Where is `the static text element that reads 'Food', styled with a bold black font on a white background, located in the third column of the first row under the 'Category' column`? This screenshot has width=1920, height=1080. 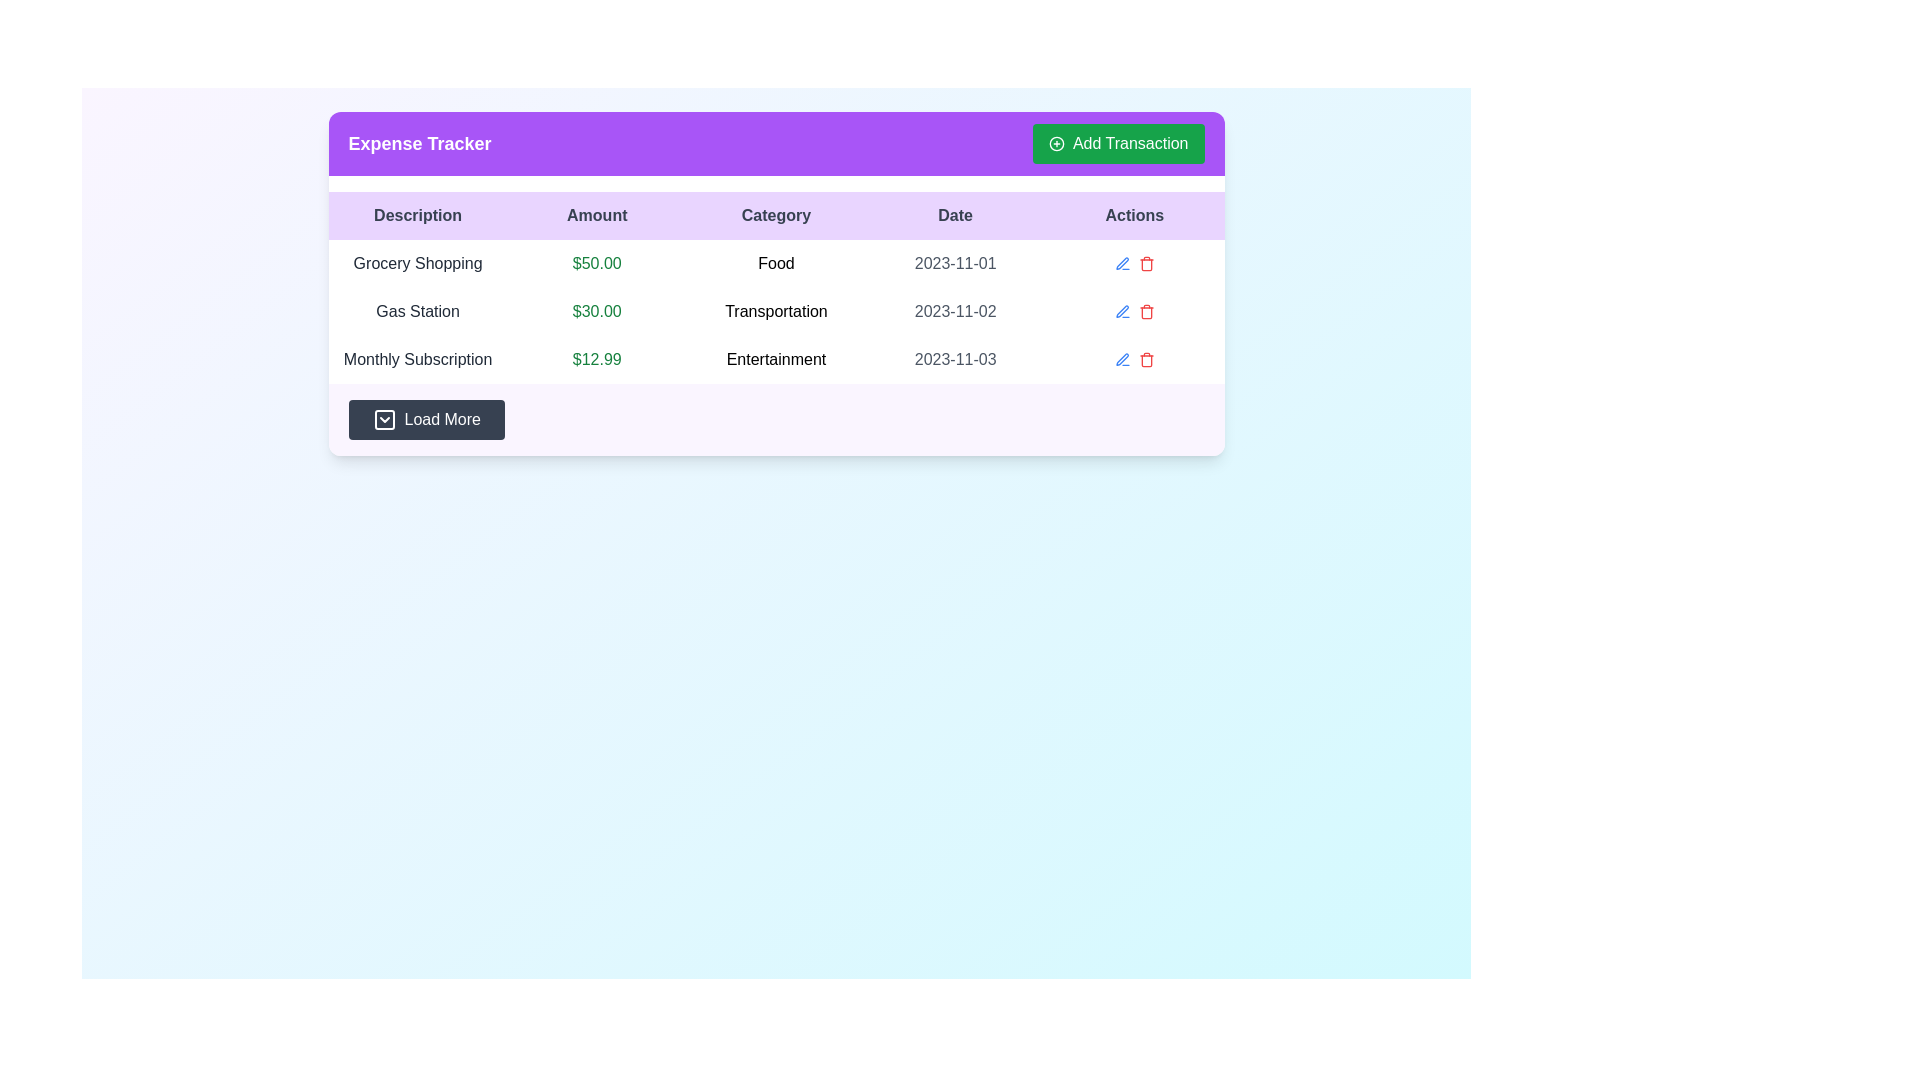
the static text element that reads 'Food', styled with a bold black font on a white background, located in the third column of the first row under the 'Category' column is located at coordinates (775, 262).